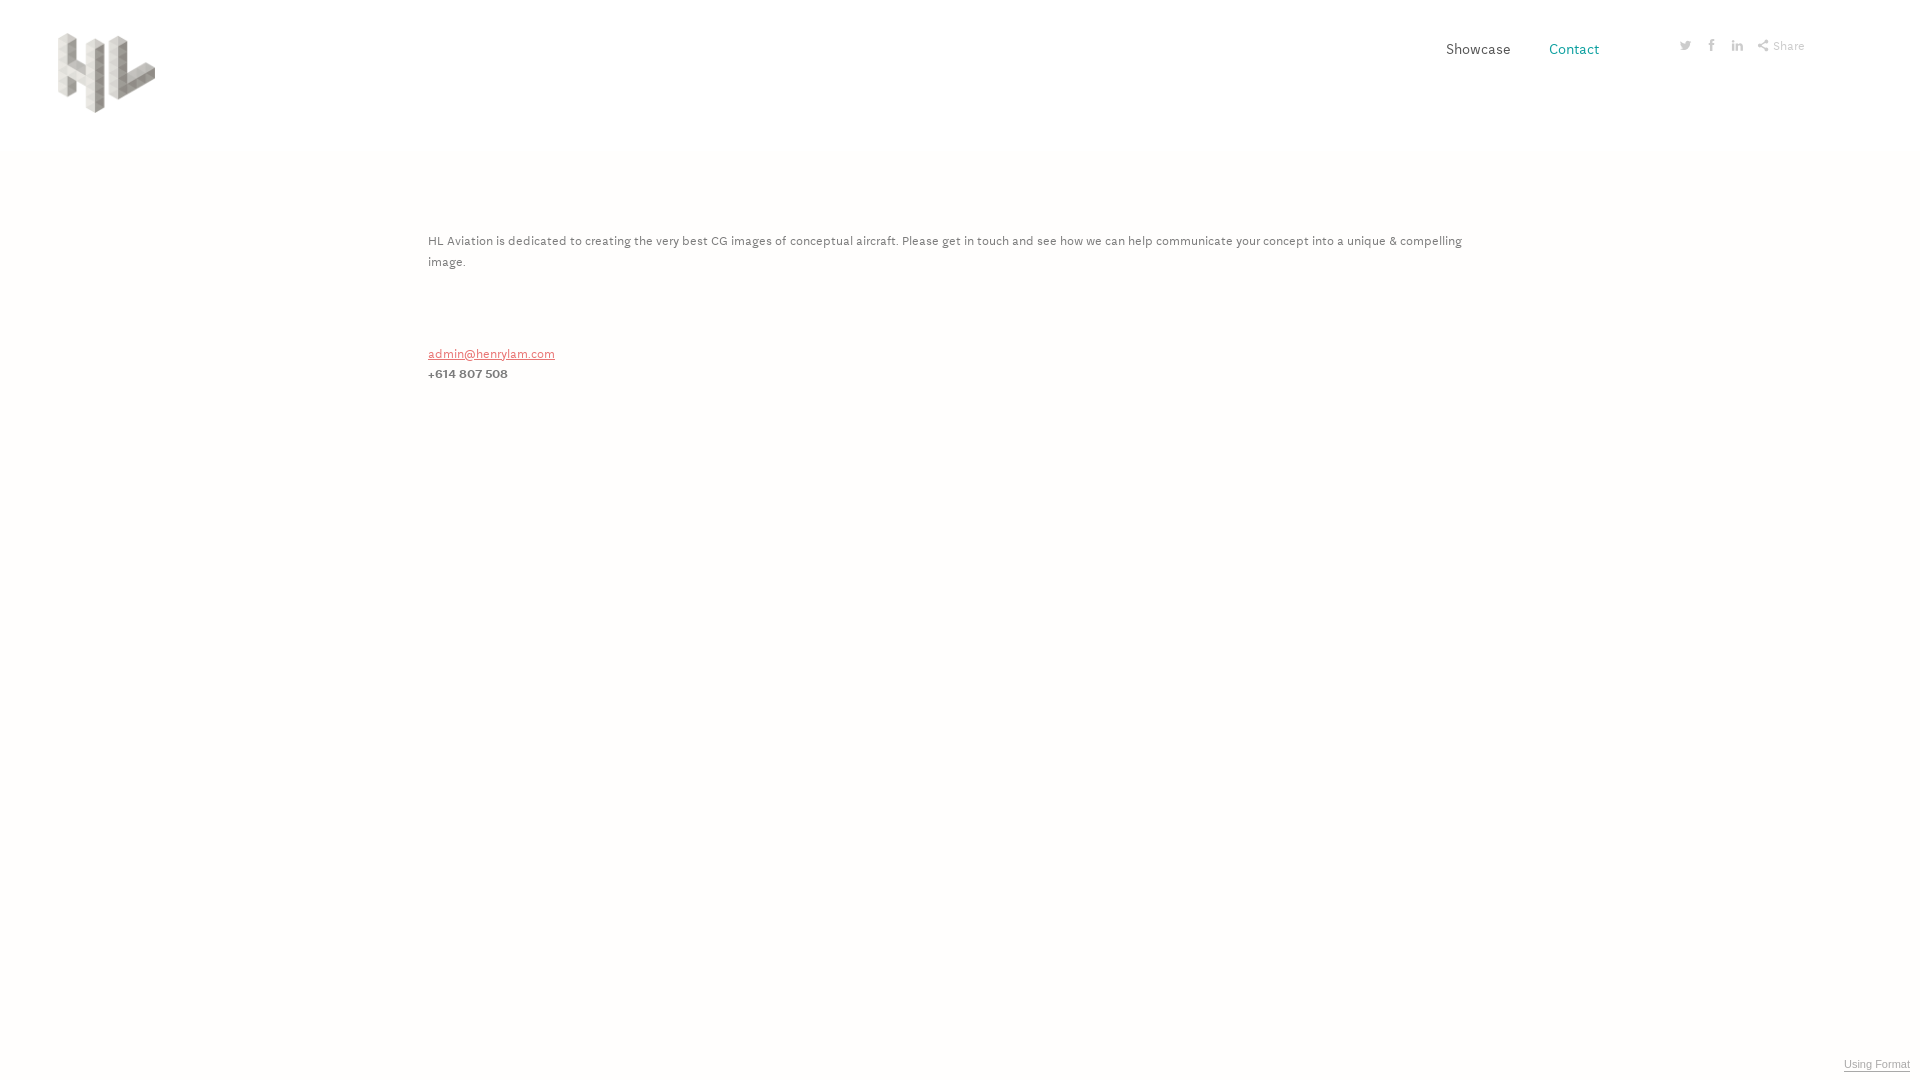 The width and height of the screenshot is (1920, 1080). What do you see at coordinates (1875, 1063) in the screenshot?
I see `'Using Format'` at bounding box center [1875, 1063].